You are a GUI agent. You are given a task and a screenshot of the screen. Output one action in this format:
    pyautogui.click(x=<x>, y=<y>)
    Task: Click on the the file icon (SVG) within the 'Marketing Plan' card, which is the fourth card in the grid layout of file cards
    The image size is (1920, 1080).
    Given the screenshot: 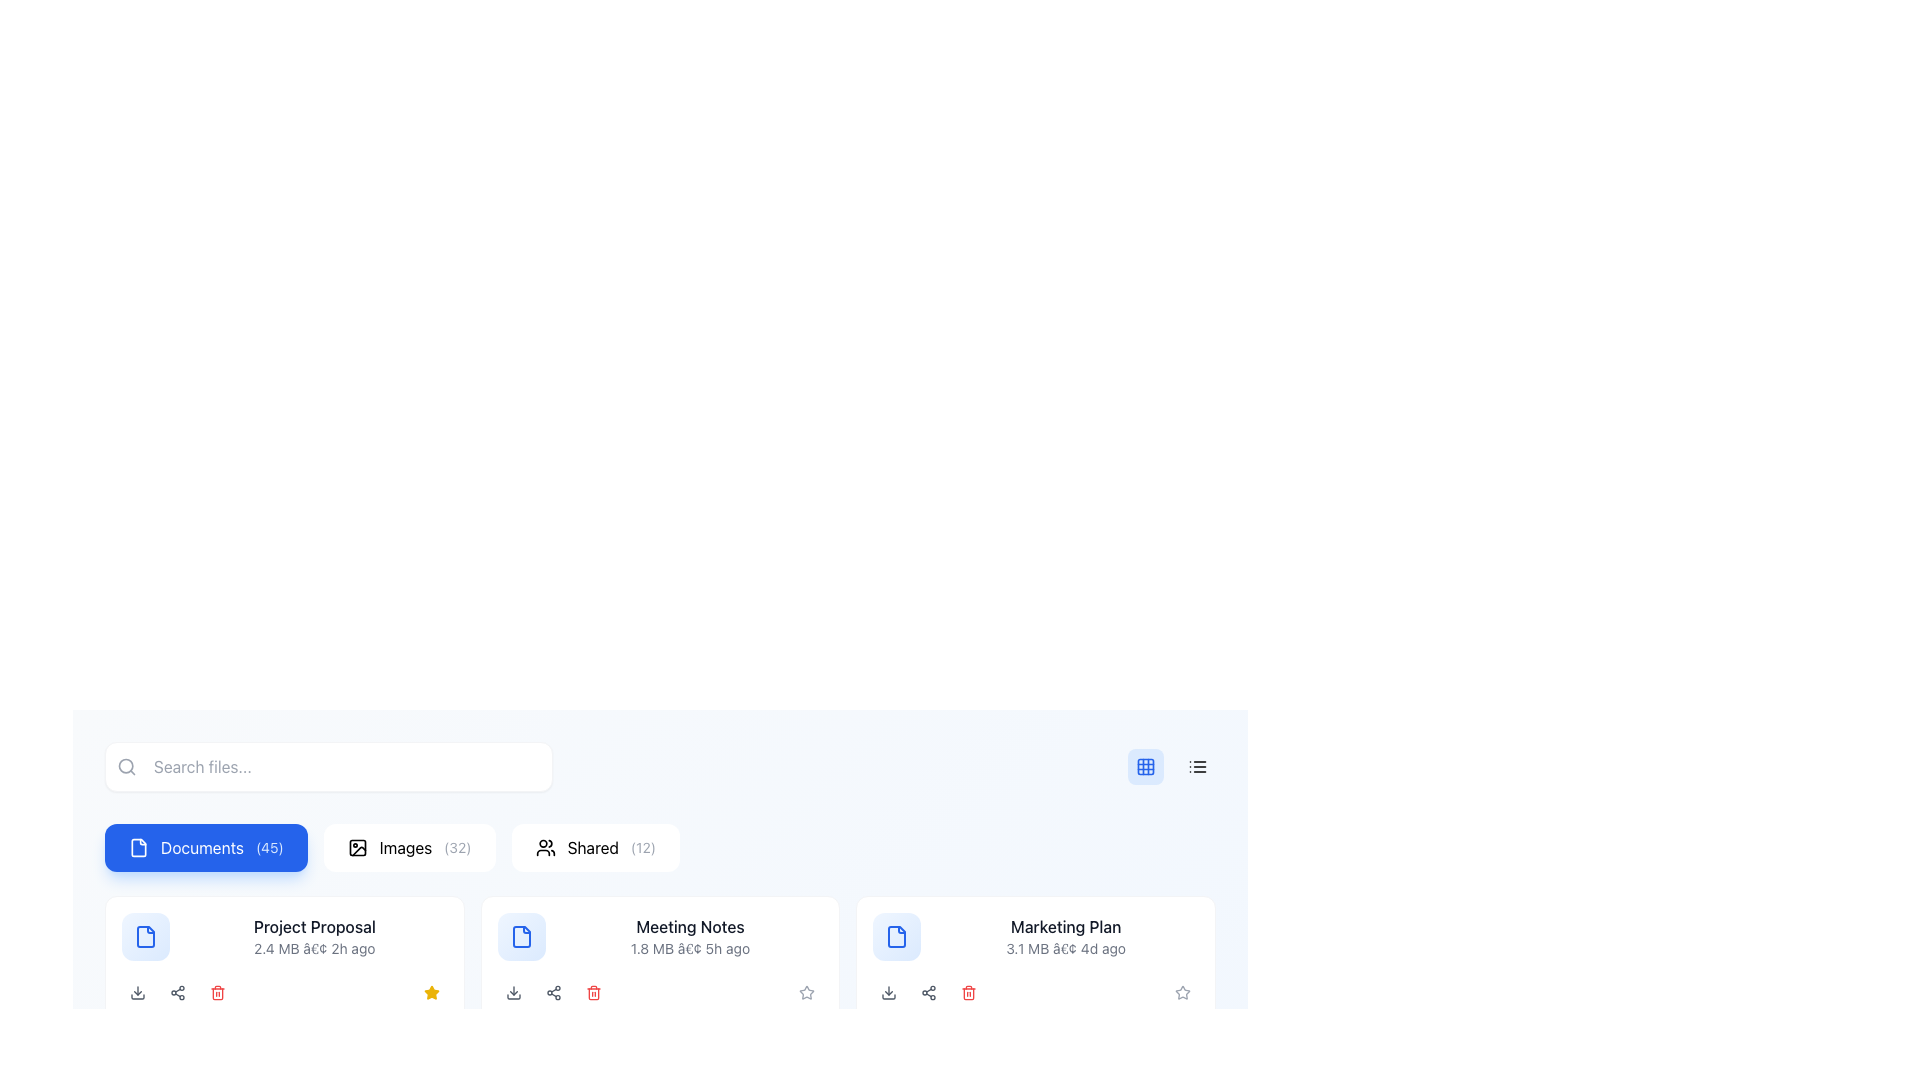 What is the action you would take?
    pyautogui.click(x=896, y=937)
    